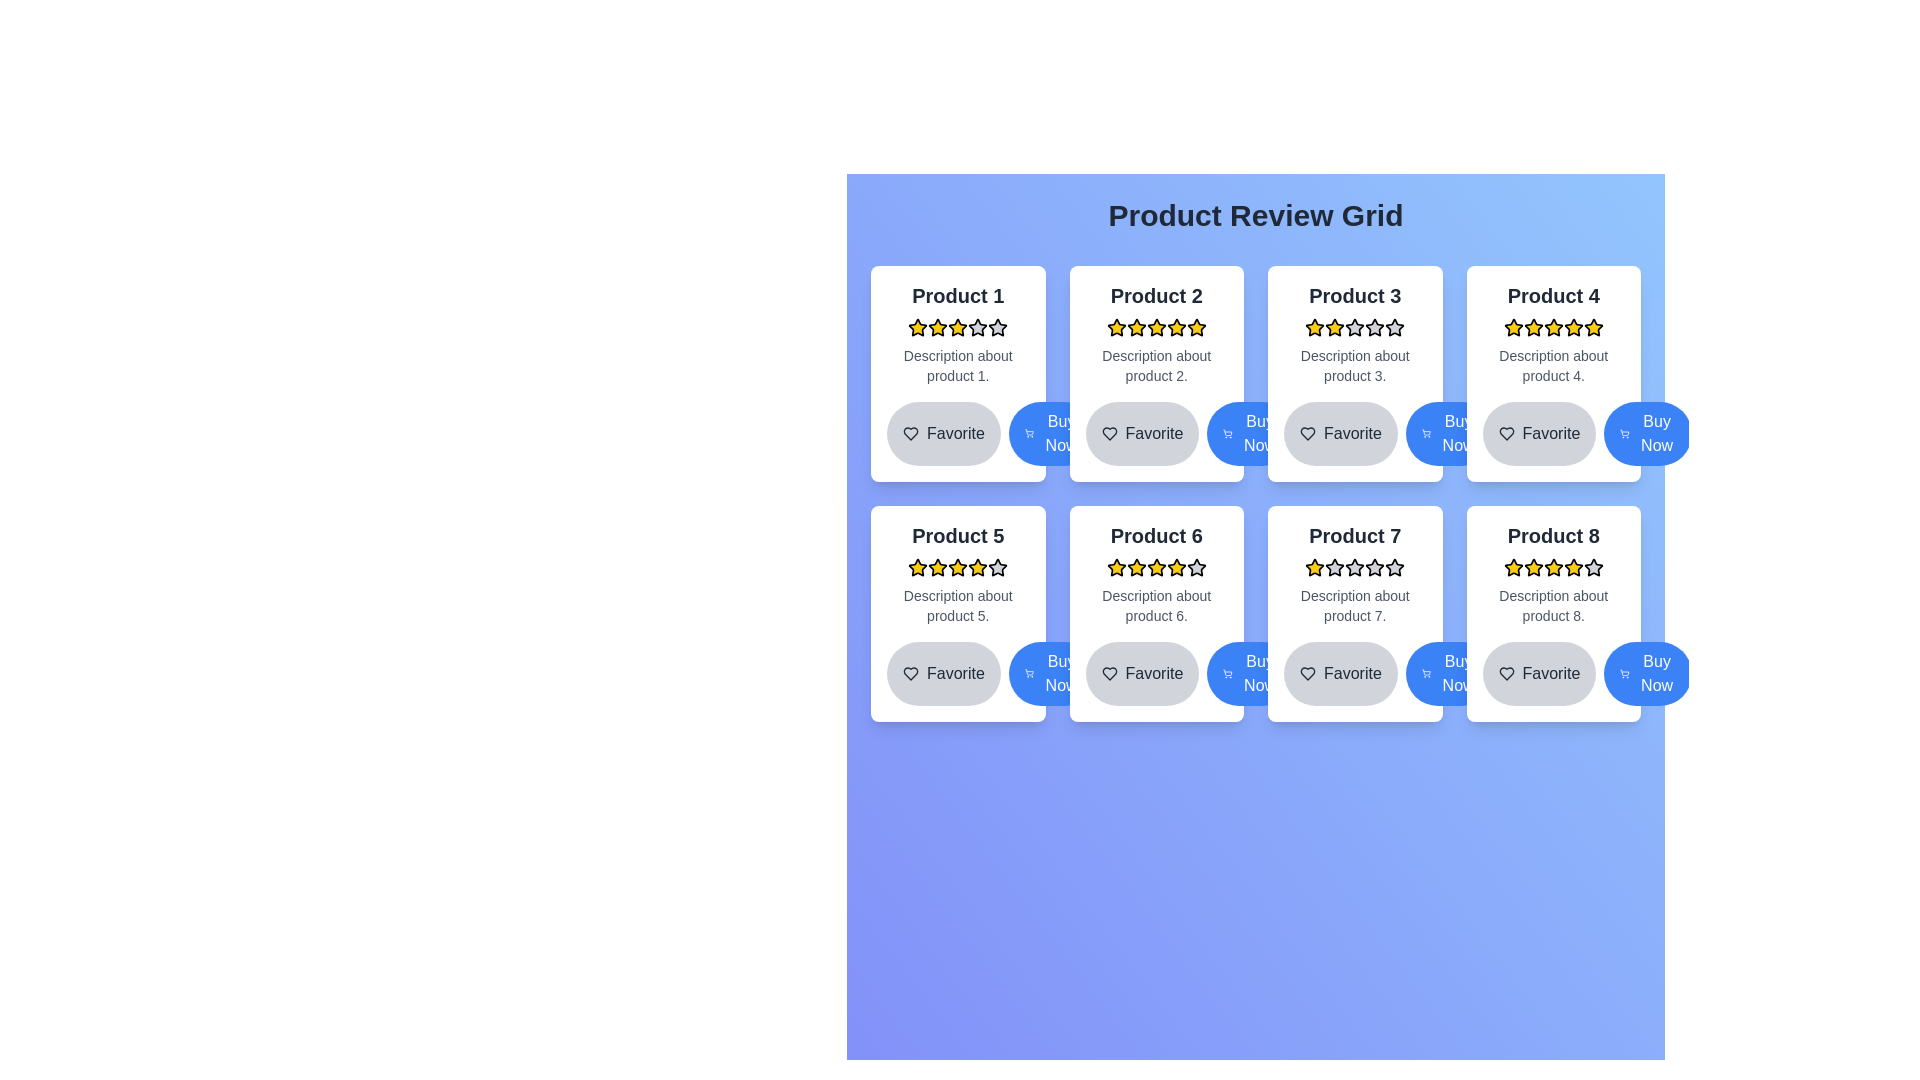 The height and width of the screenshot is (1080, 1920). I want to click on the fifth star icon with a gray fill in the 'Product 5' card located in the second row, first column of the grid, so click(998, 567).